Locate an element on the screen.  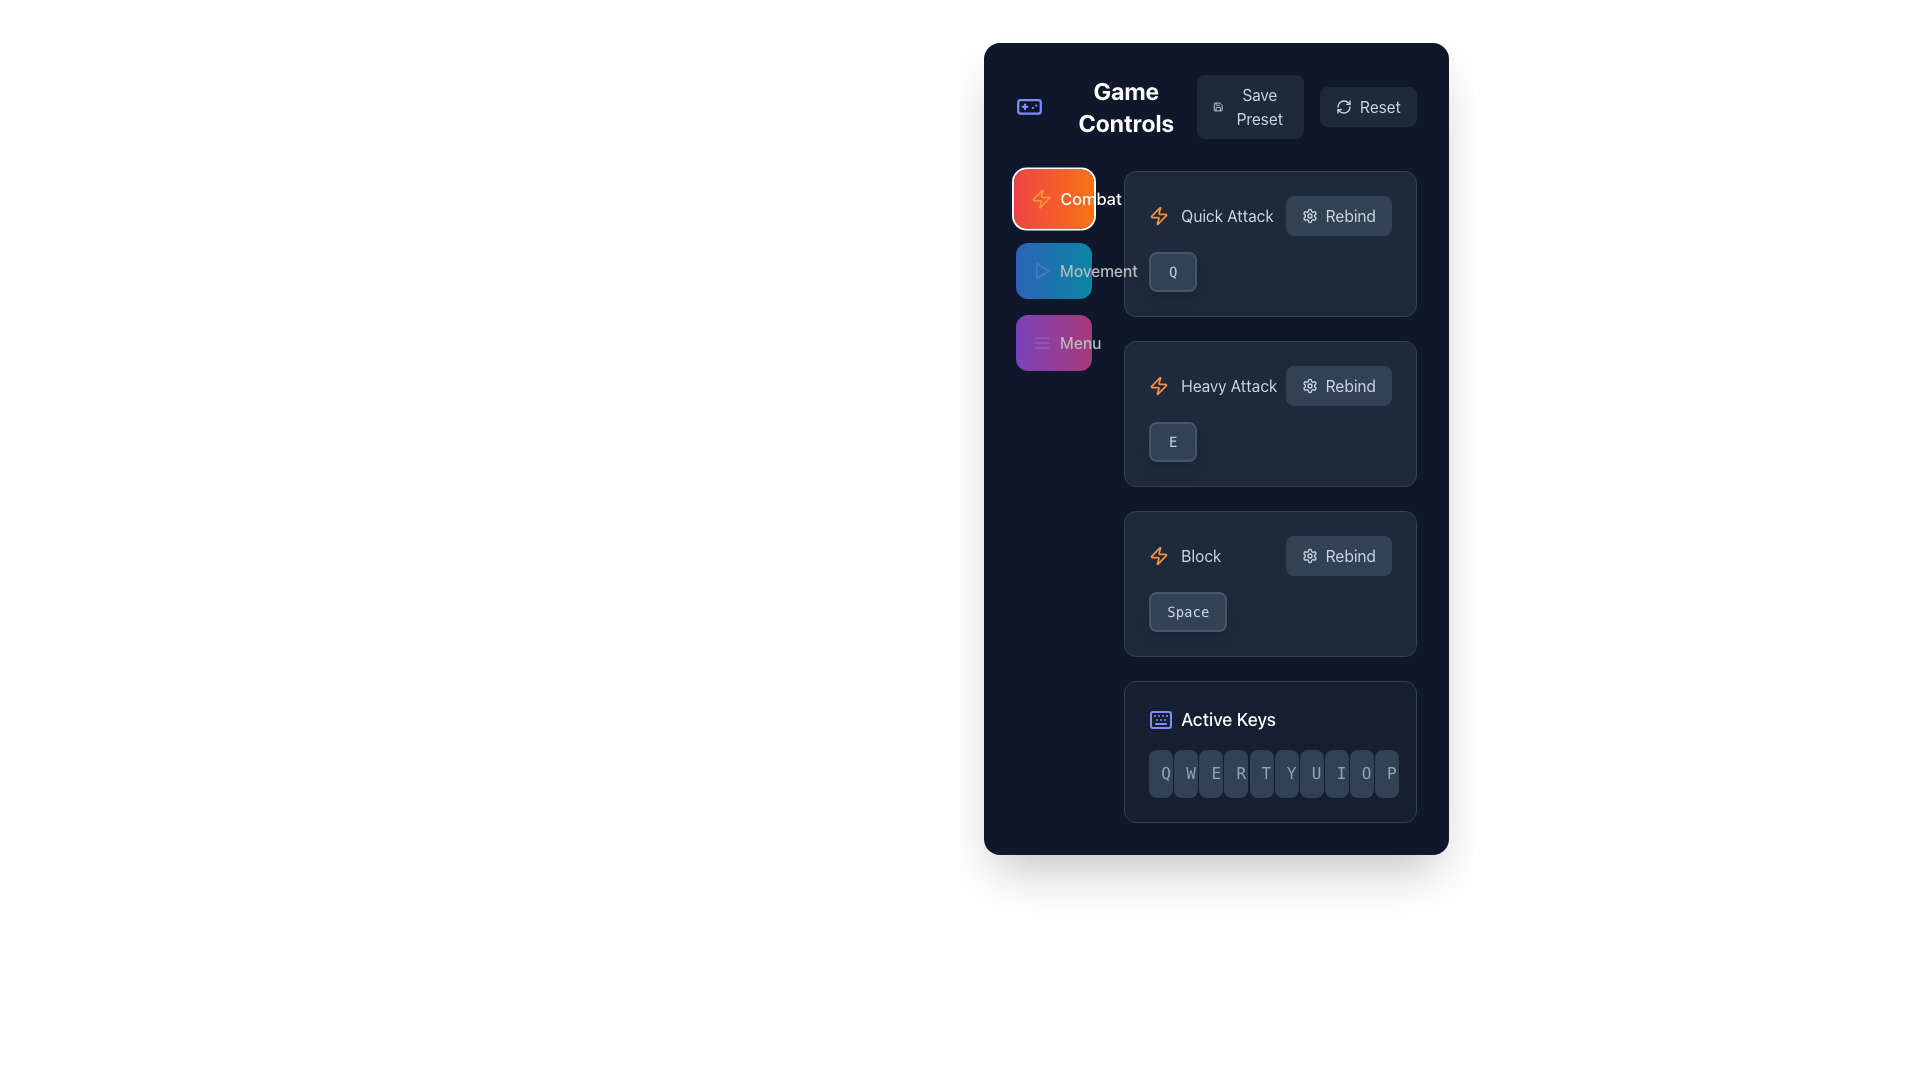
the 'Quick Attack' static text label, which is the rightmost element in the first row of the 'Combat' section, providing a description of the associated action is located at coordinates (1226, 216).